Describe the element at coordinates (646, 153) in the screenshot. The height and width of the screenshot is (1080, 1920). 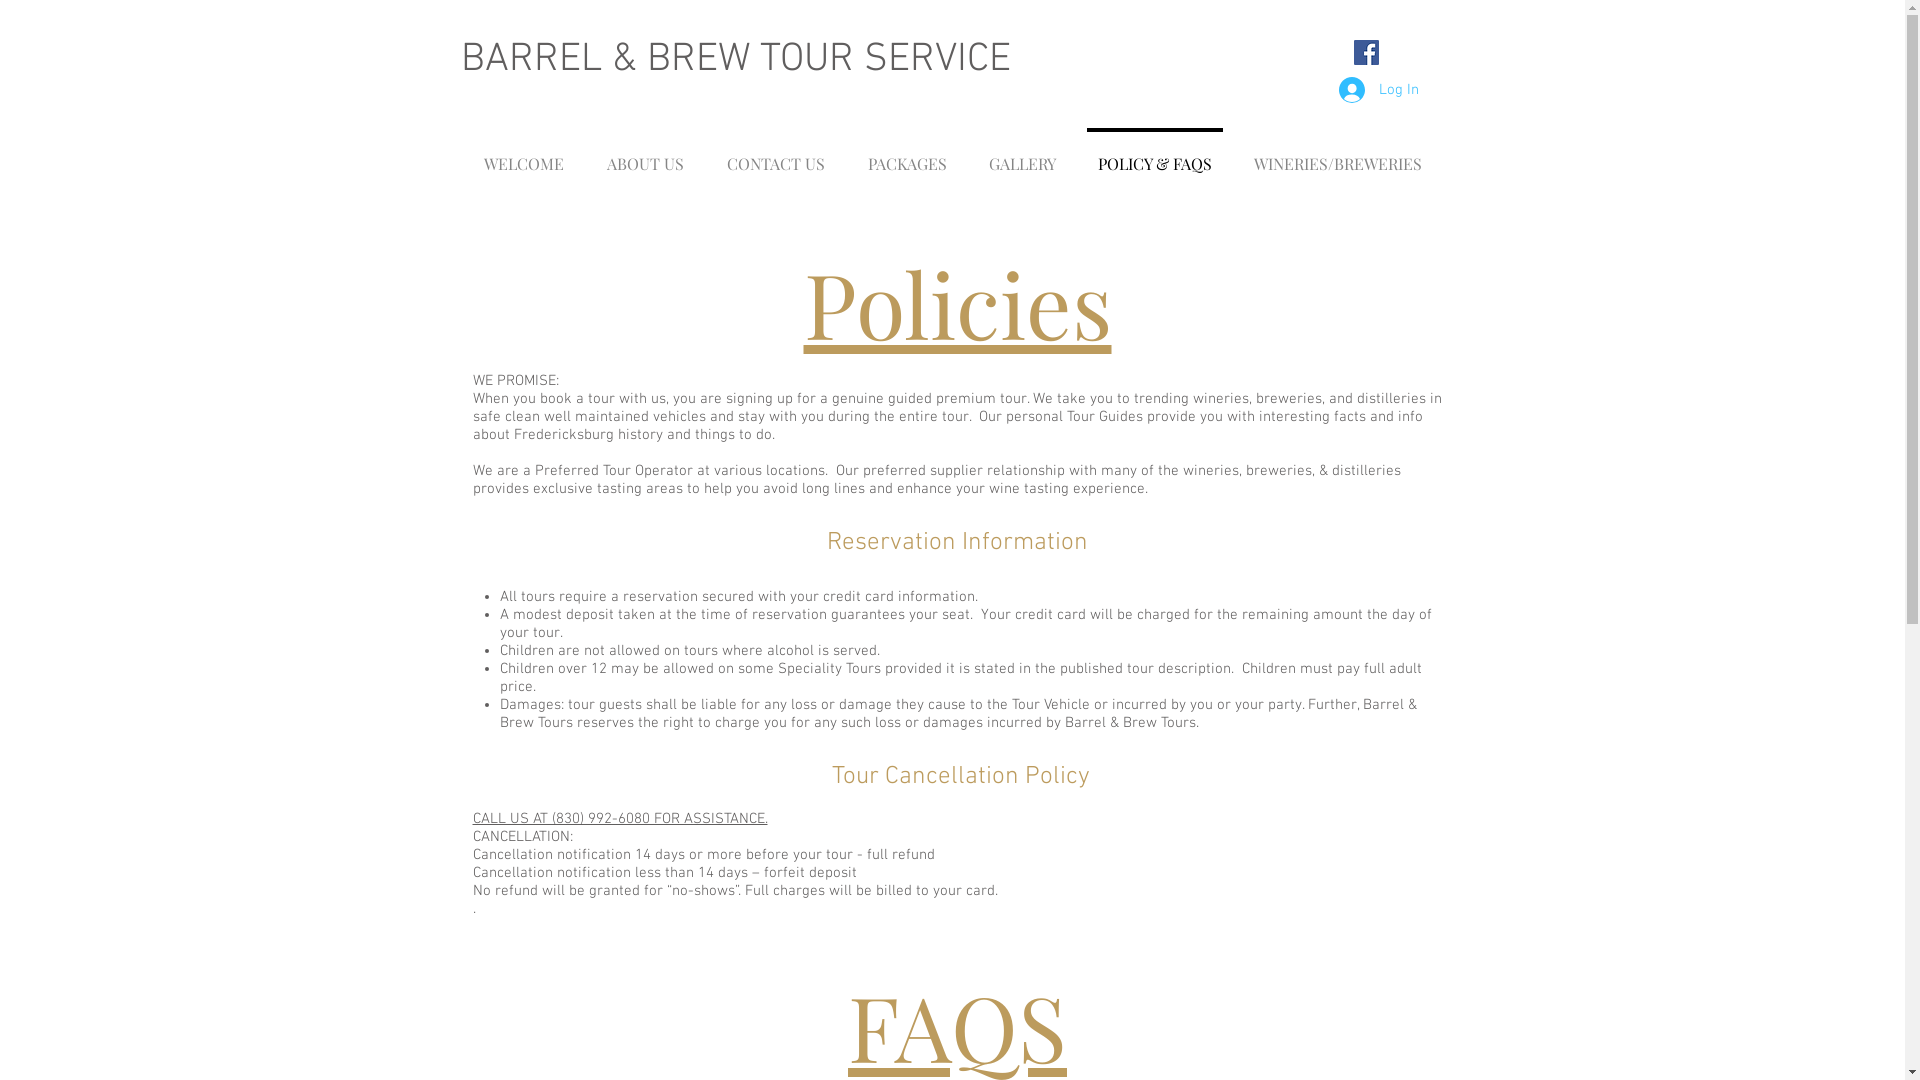
I see `'ABOUT US'` at that location.